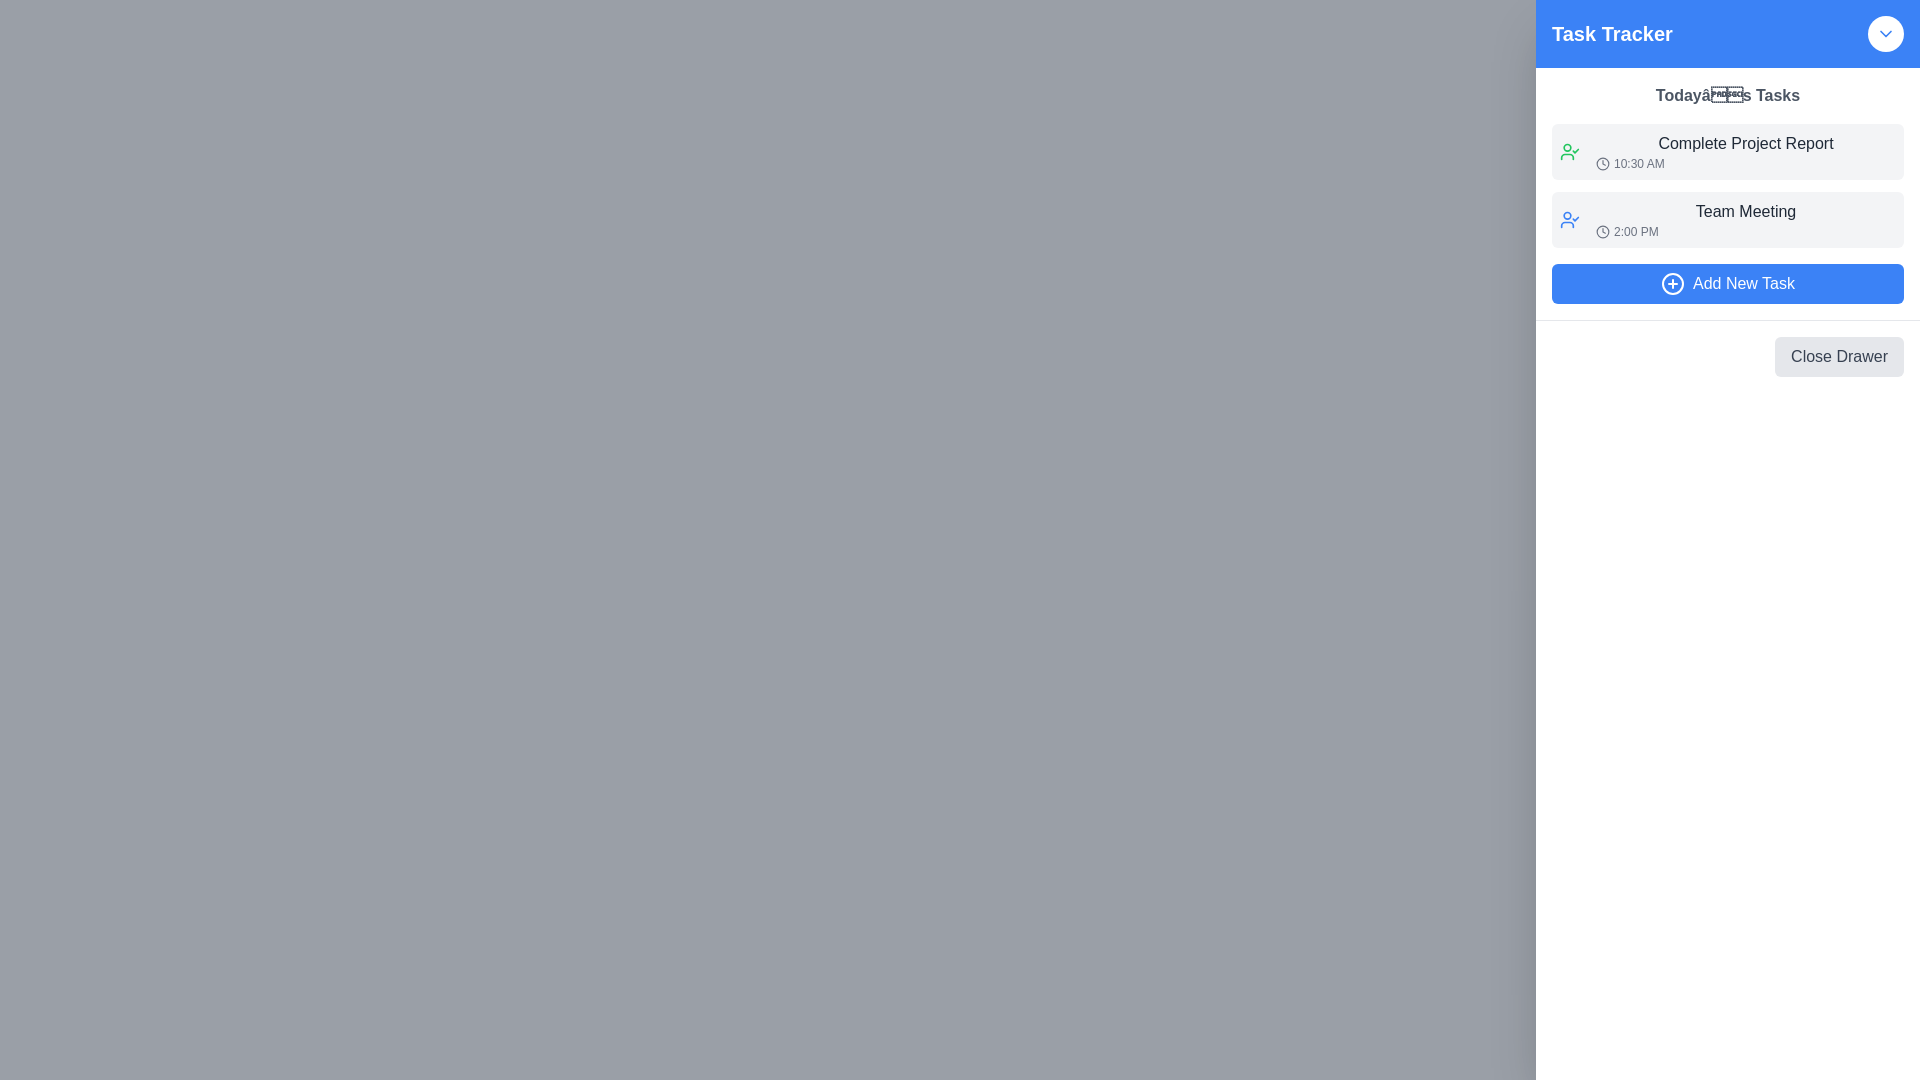 This screenshot has height=1080, width=1920. I want to click on the text label styled in dark gray with the text 'Team Meeting', located in the second task section of 'Today's Tasks' before '2:00 PM', so click(1745, 212).